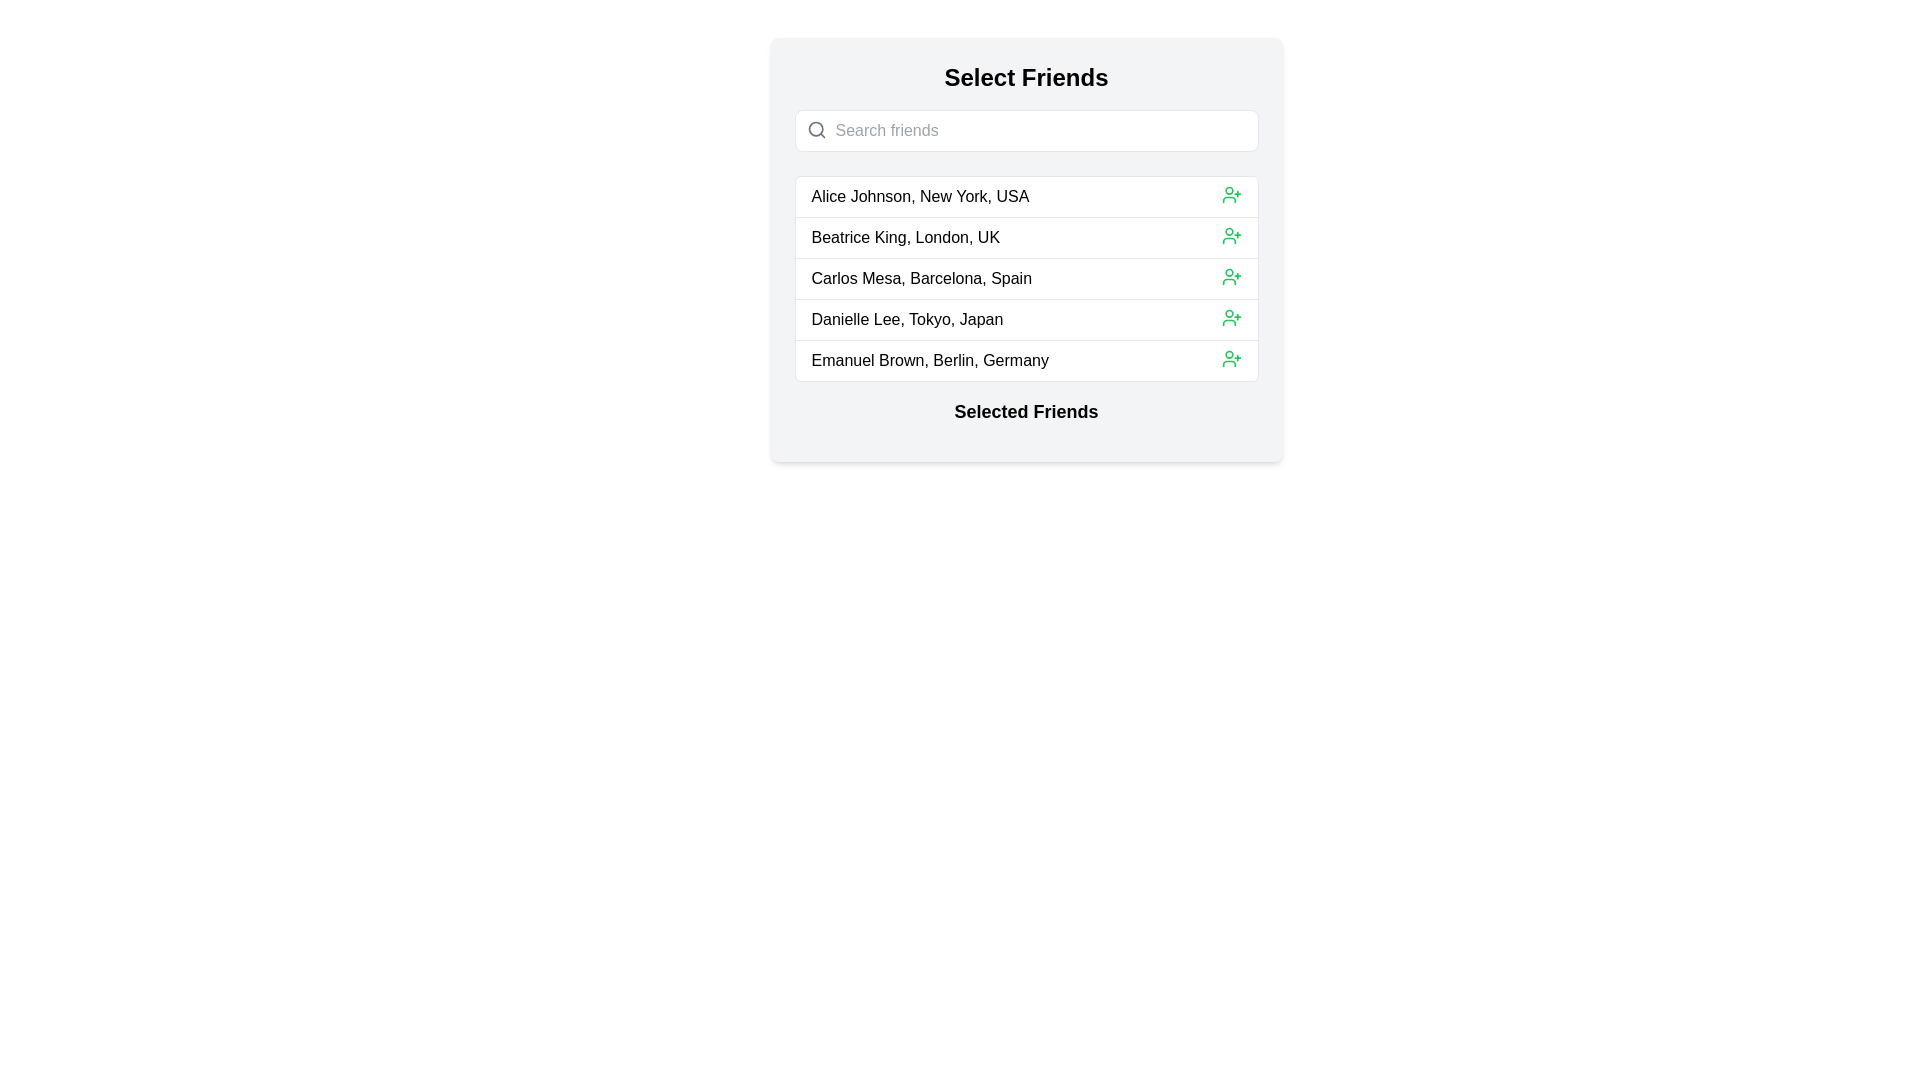 The width and height of the screenshot is (1920, 1080). I want to click on the green person icon with a '+' sign located to the right of 'Emanuel Brown, Berlin, Germany' in the fifth row of the list to initiate the add user action, so click(1230, 357).